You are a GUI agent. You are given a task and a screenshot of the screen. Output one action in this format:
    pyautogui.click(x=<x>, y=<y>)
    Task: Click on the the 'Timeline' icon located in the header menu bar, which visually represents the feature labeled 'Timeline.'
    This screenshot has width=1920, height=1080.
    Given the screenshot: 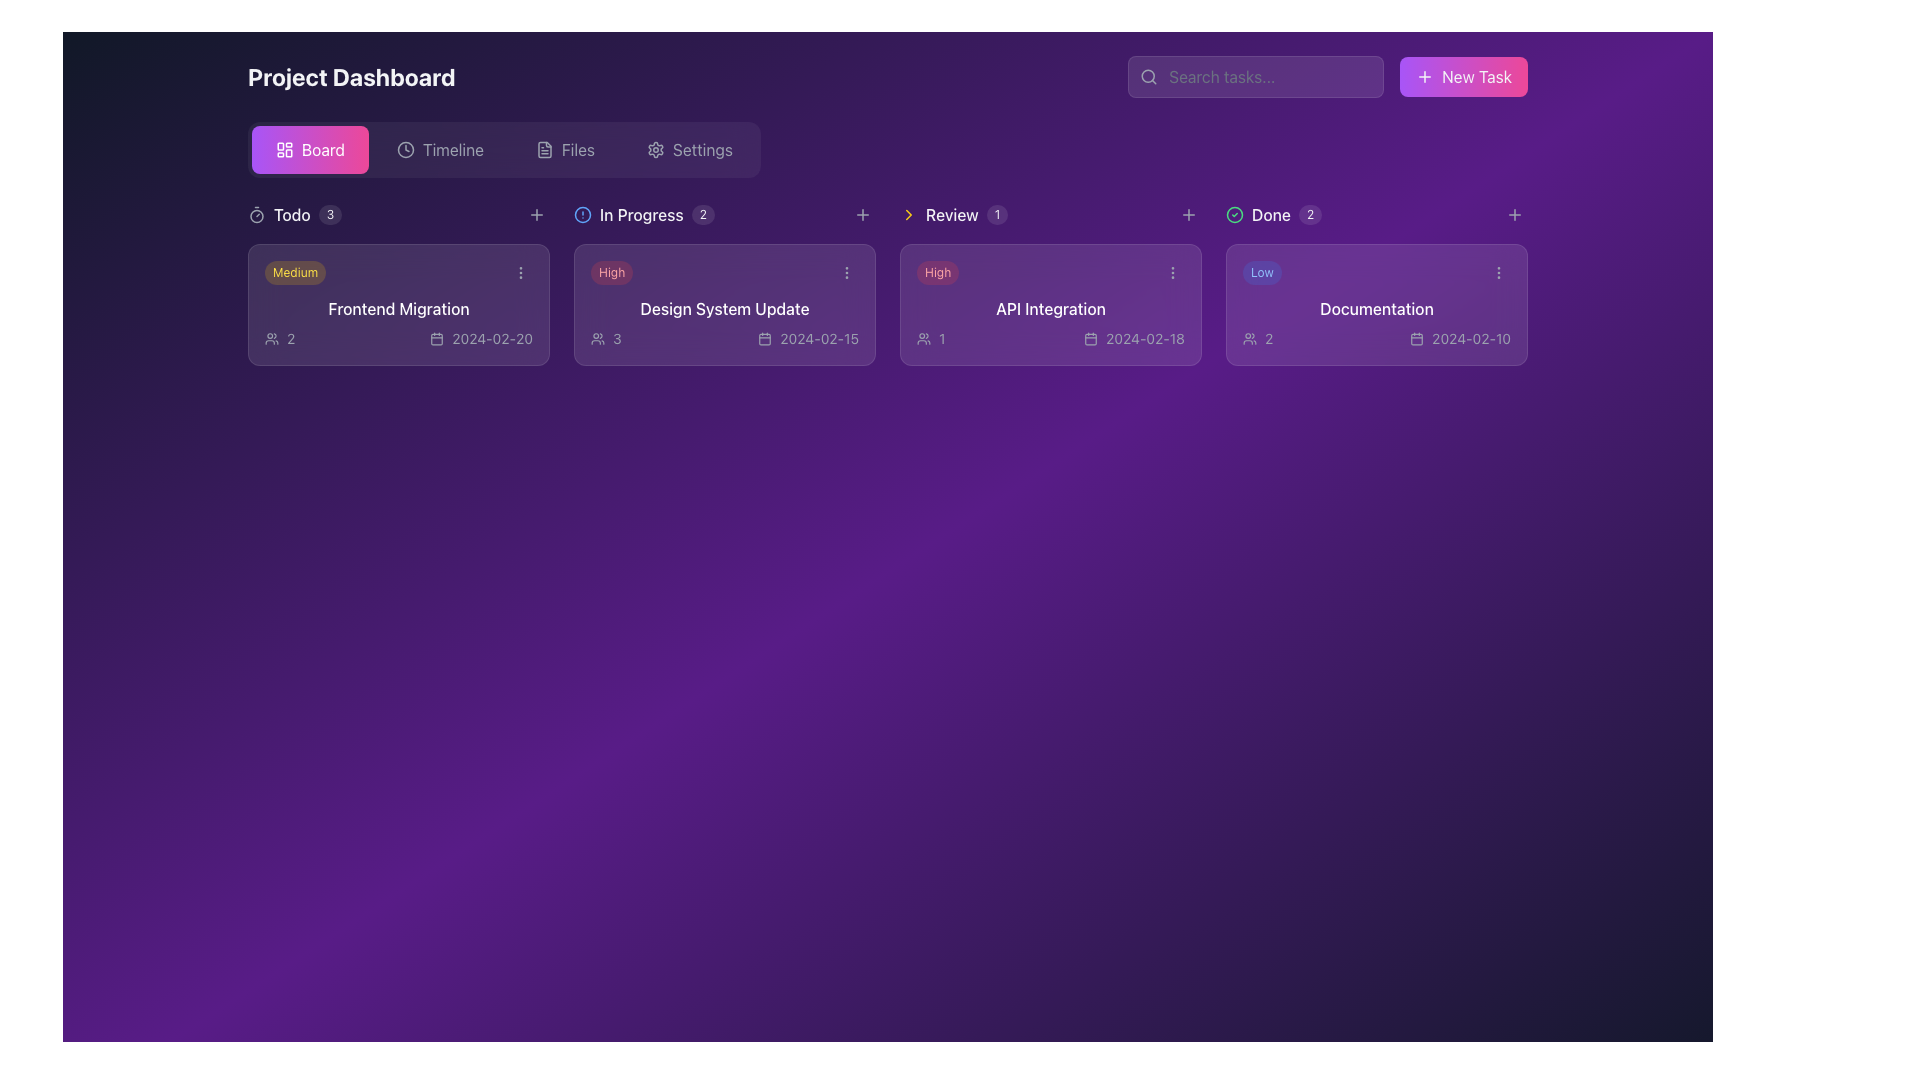 What is the action you would take?
    pyautogui.click(x=404, y=149)
    